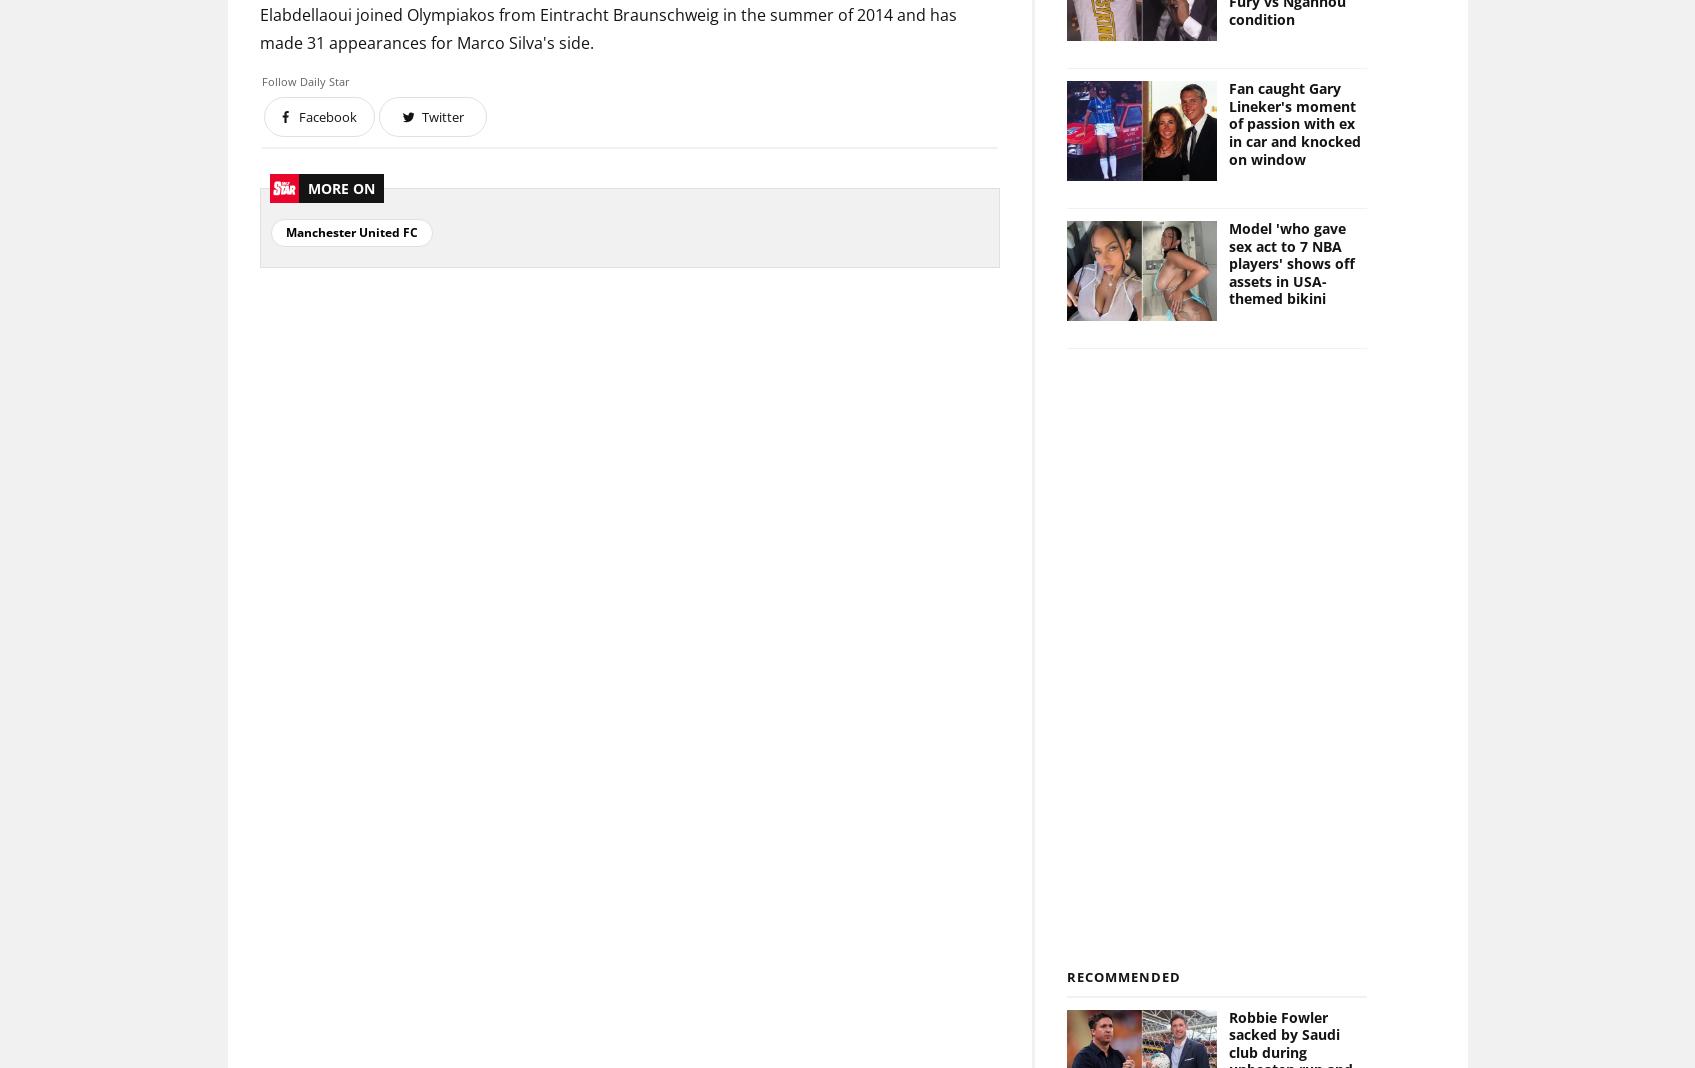 The image size is (1695, 1068). What do you see at coordinates (280, 80) in the screenshot?
I see `'Follow'` at bounding box center [280, 80].